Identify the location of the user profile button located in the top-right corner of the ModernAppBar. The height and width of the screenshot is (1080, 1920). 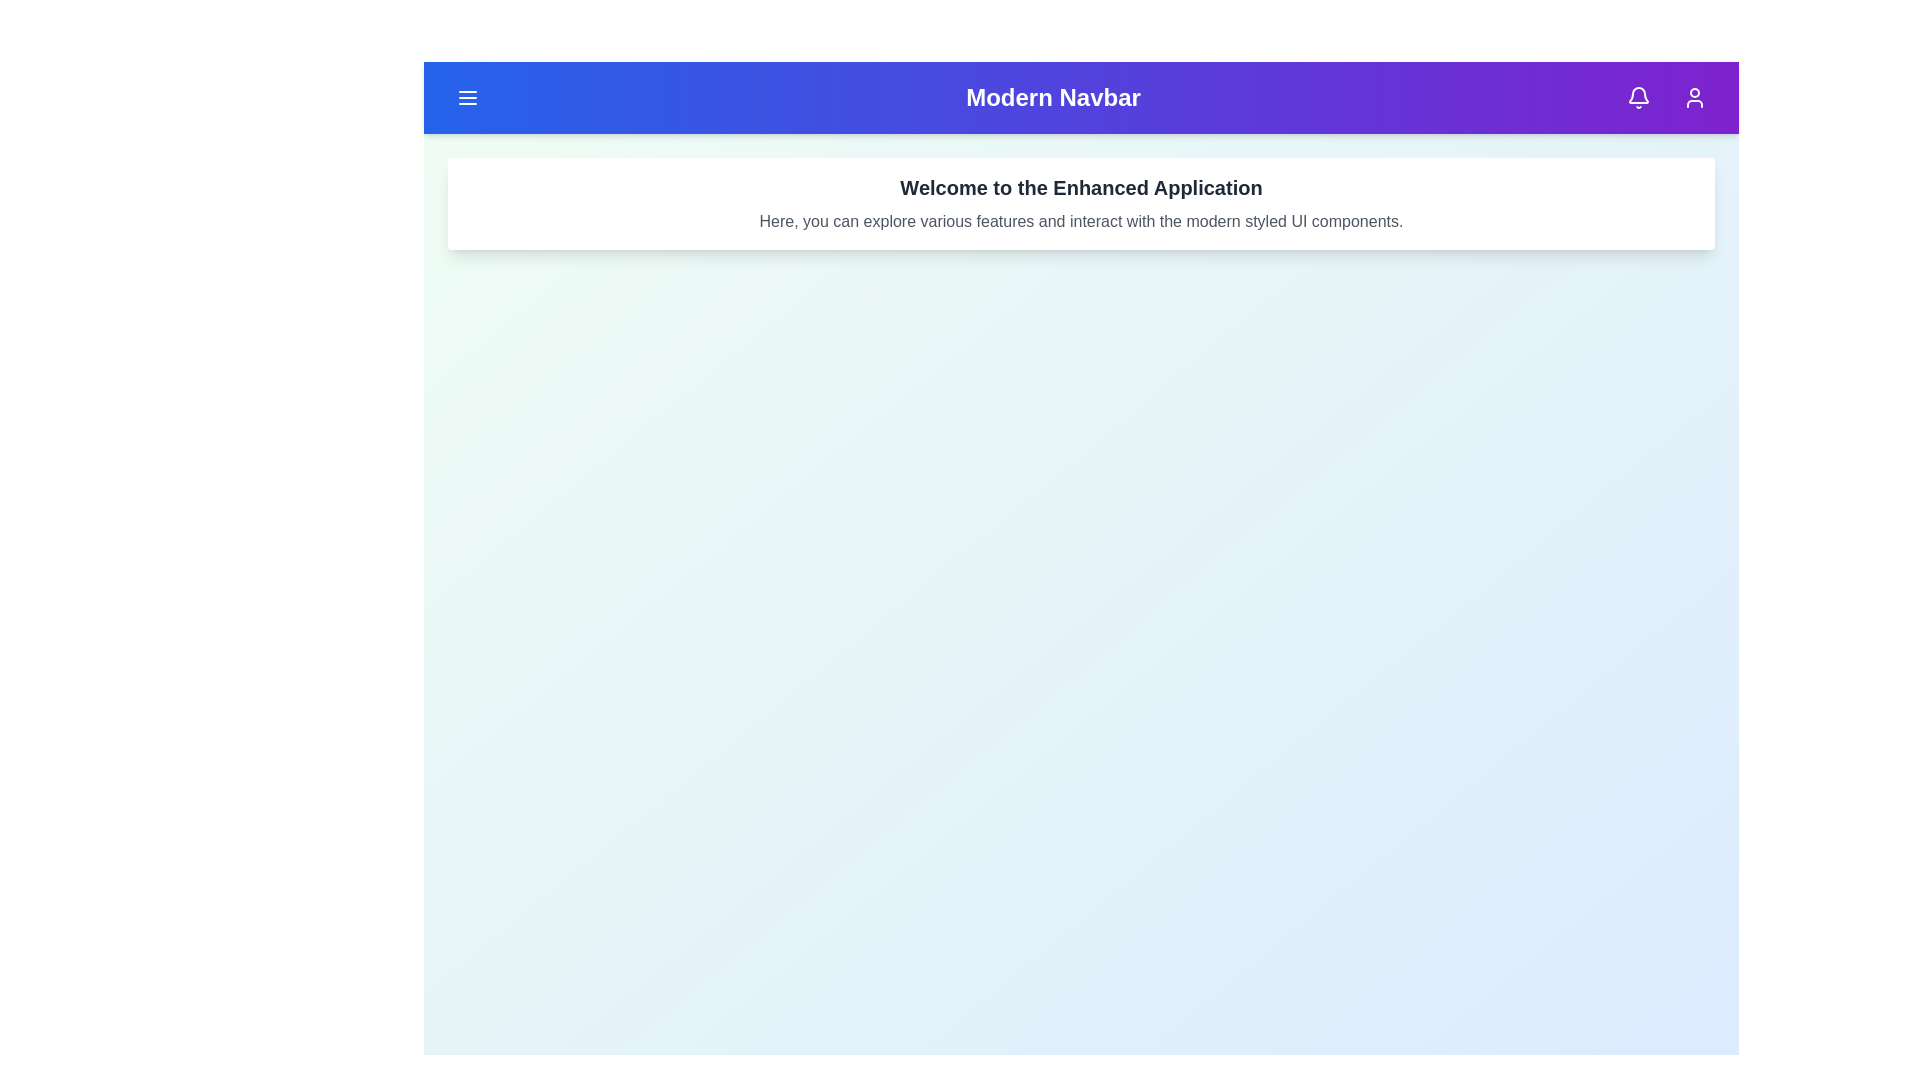
(1693, 97).